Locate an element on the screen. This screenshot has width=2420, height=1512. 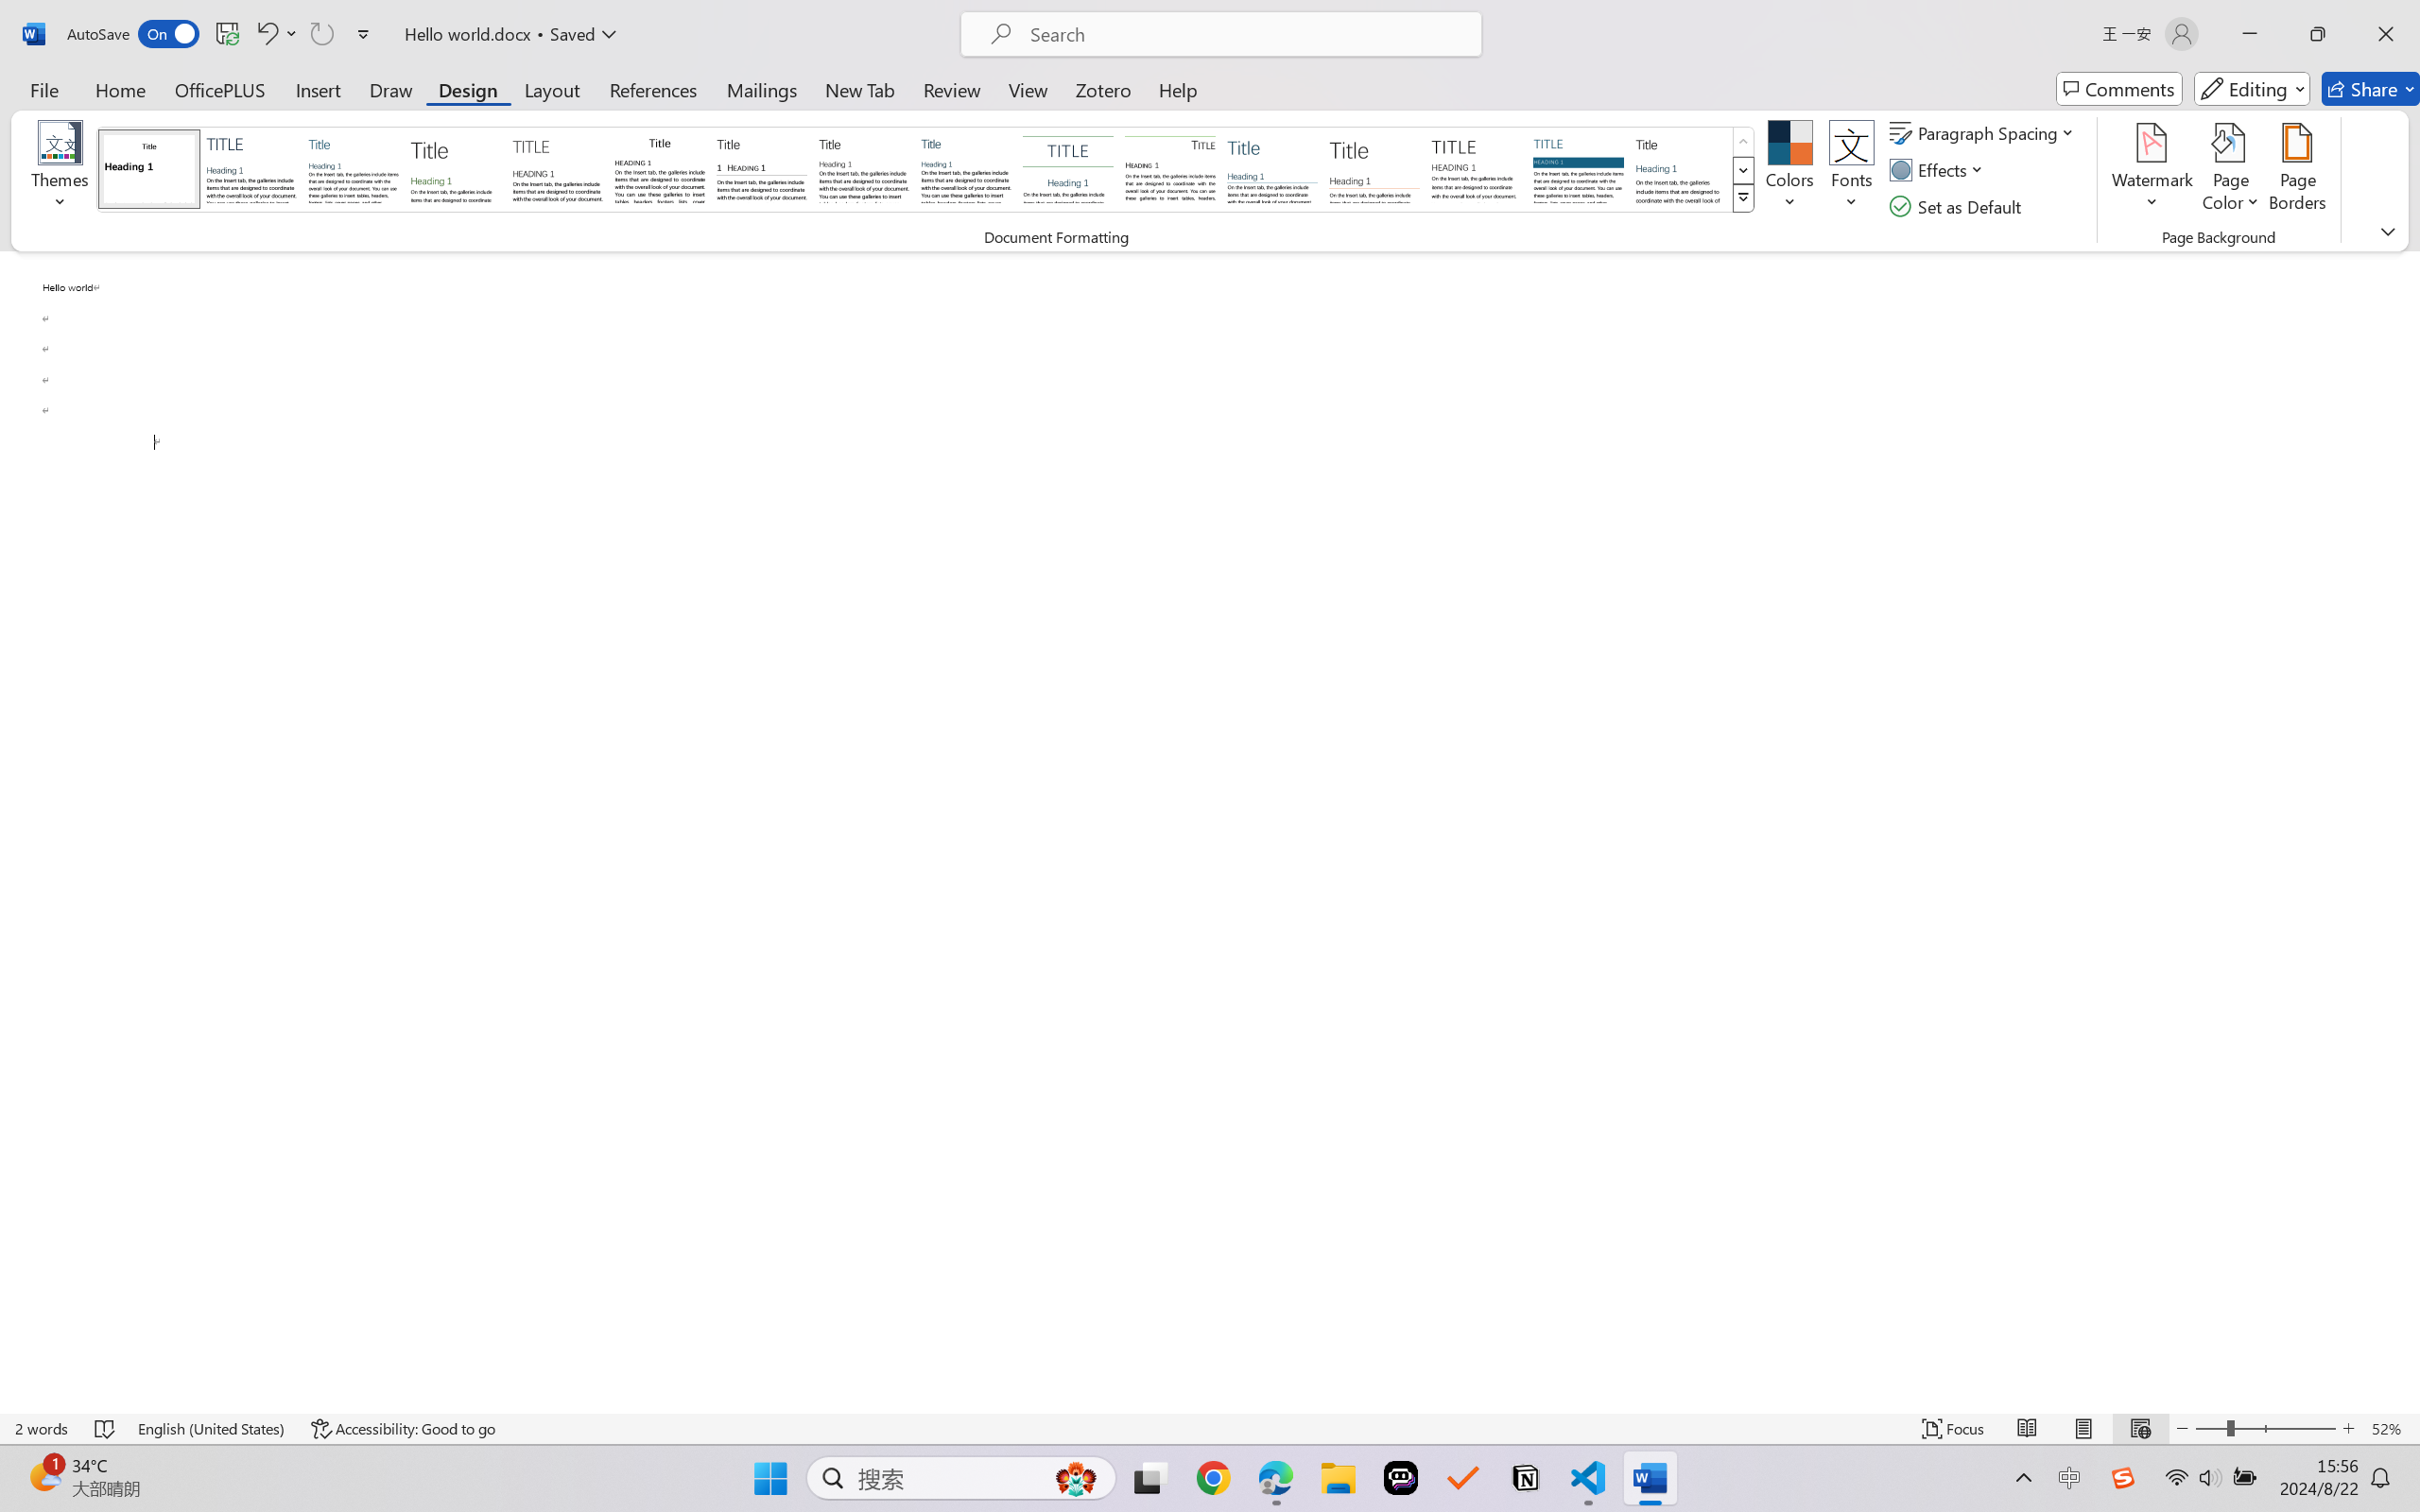
'Undo Click and Type Formatting' is located at coordinates (274, 33).